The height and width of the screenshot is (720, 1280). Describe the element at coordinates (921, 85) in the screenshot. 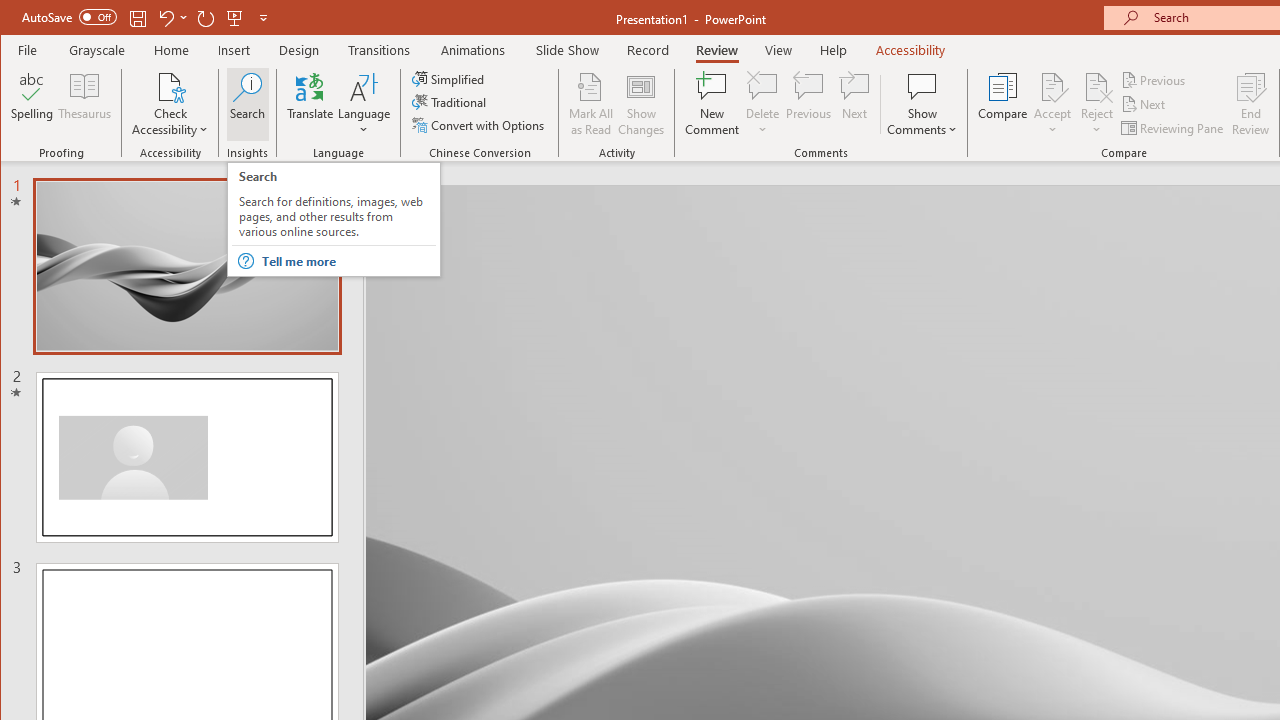

I see `'Show Comments'` at that location.